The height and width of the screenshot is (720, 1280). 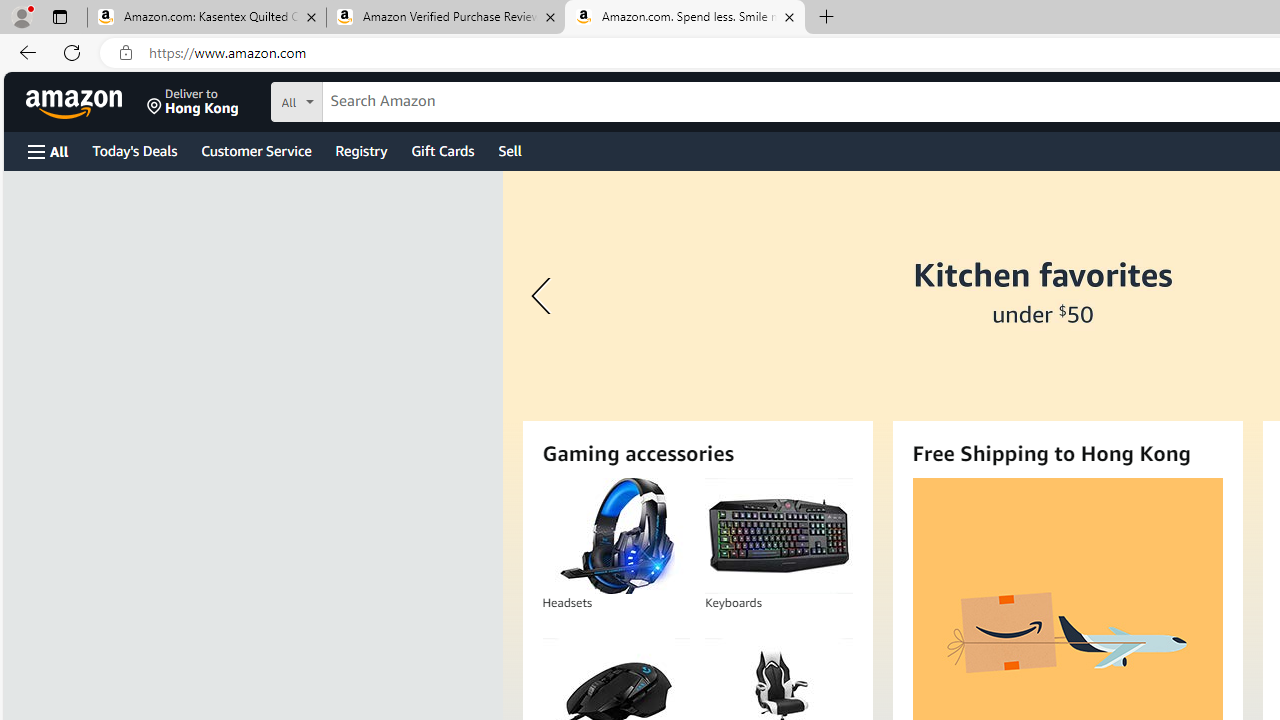 What do you see at coordinates (614, 535) in the screenshot?
I see `'Headsets'` at bounding box center [614, 535].